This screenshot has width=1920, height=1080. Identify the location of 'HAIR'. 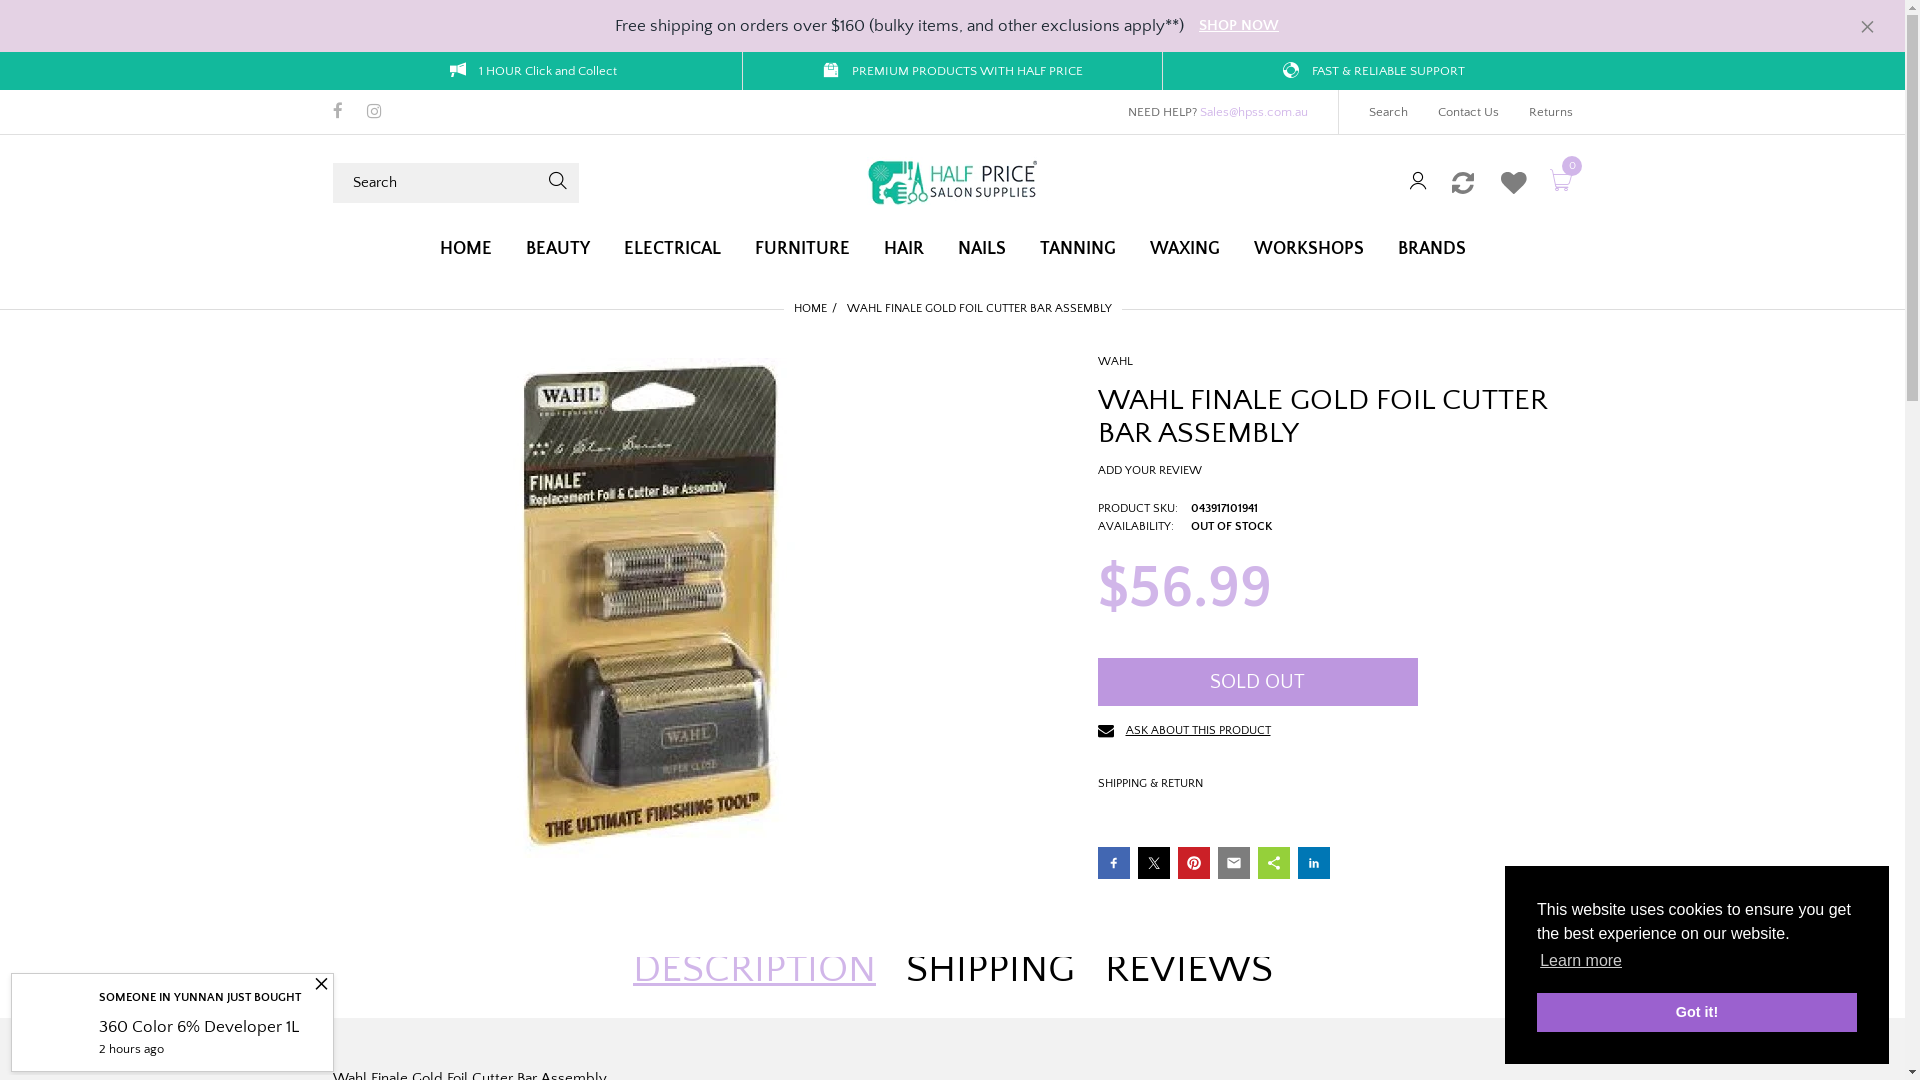
(902, 248).